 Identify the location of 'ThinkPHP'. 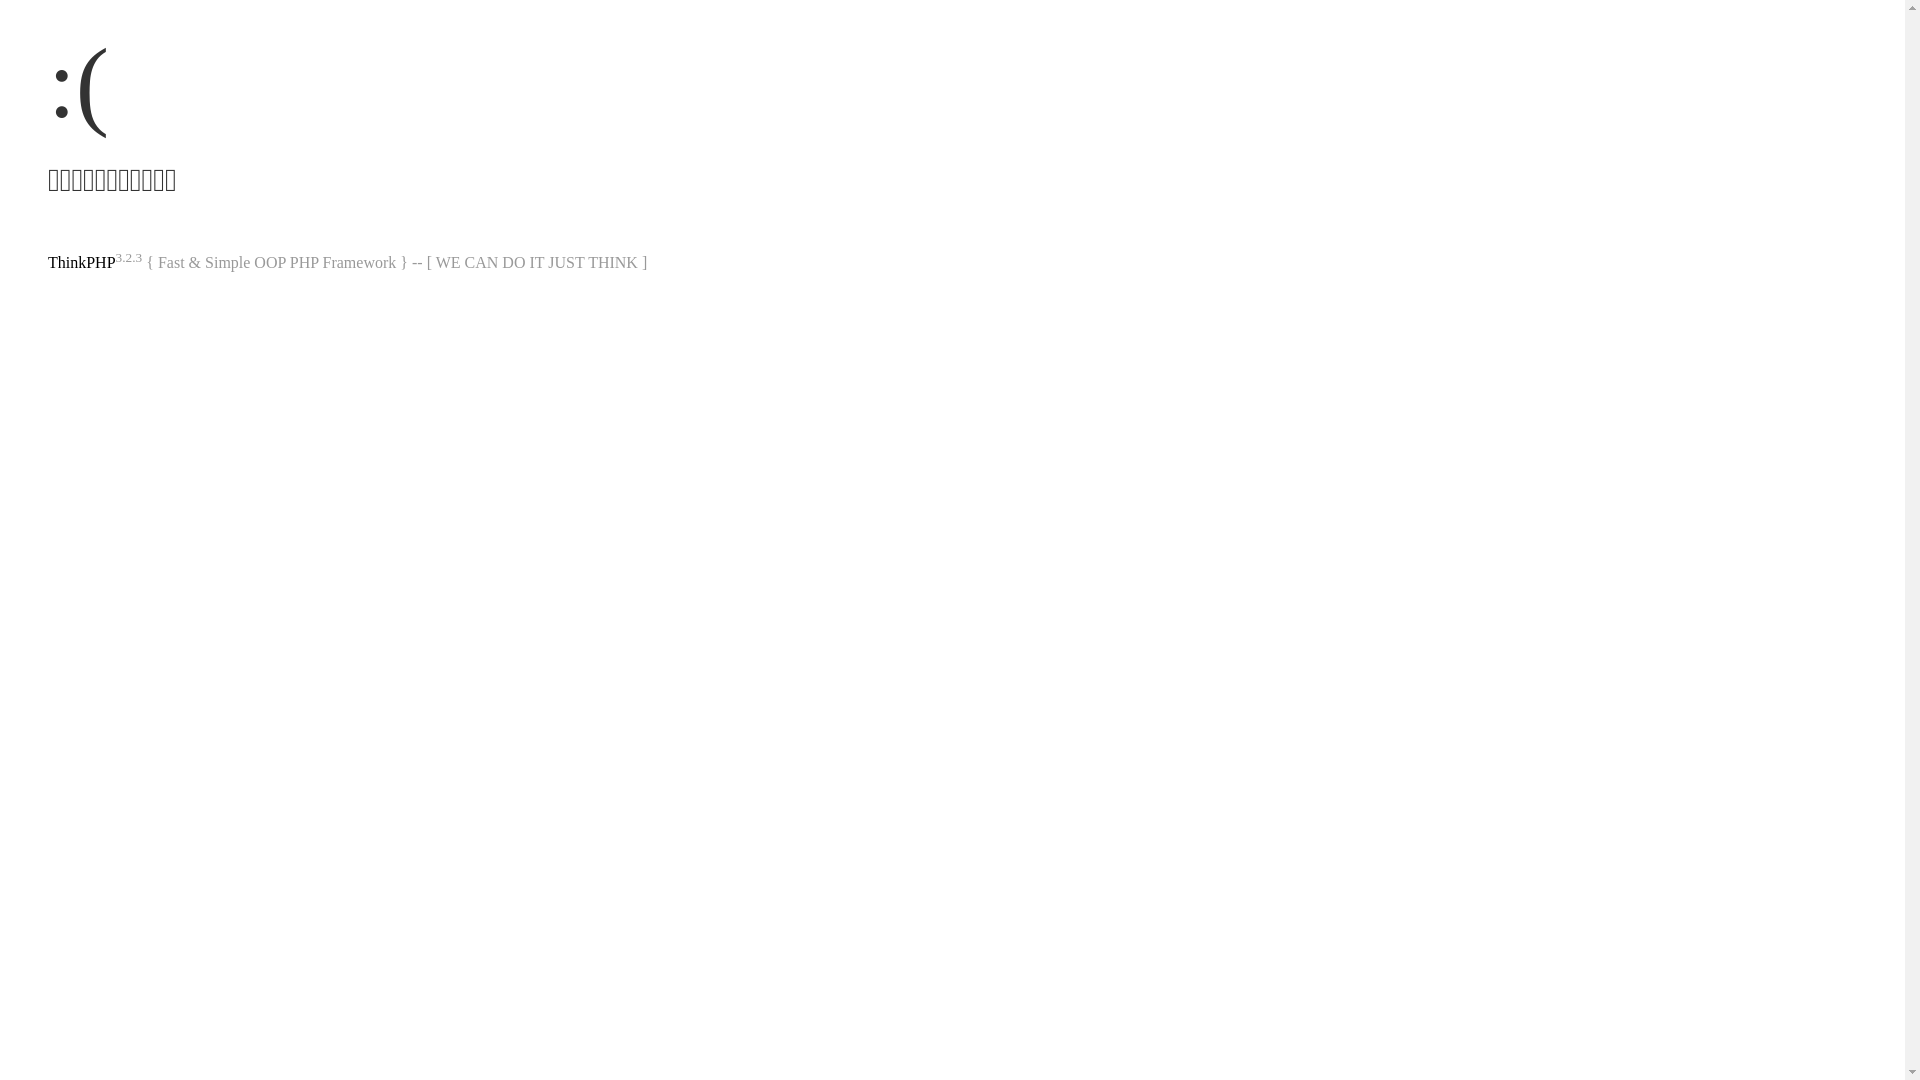
(80, 261).